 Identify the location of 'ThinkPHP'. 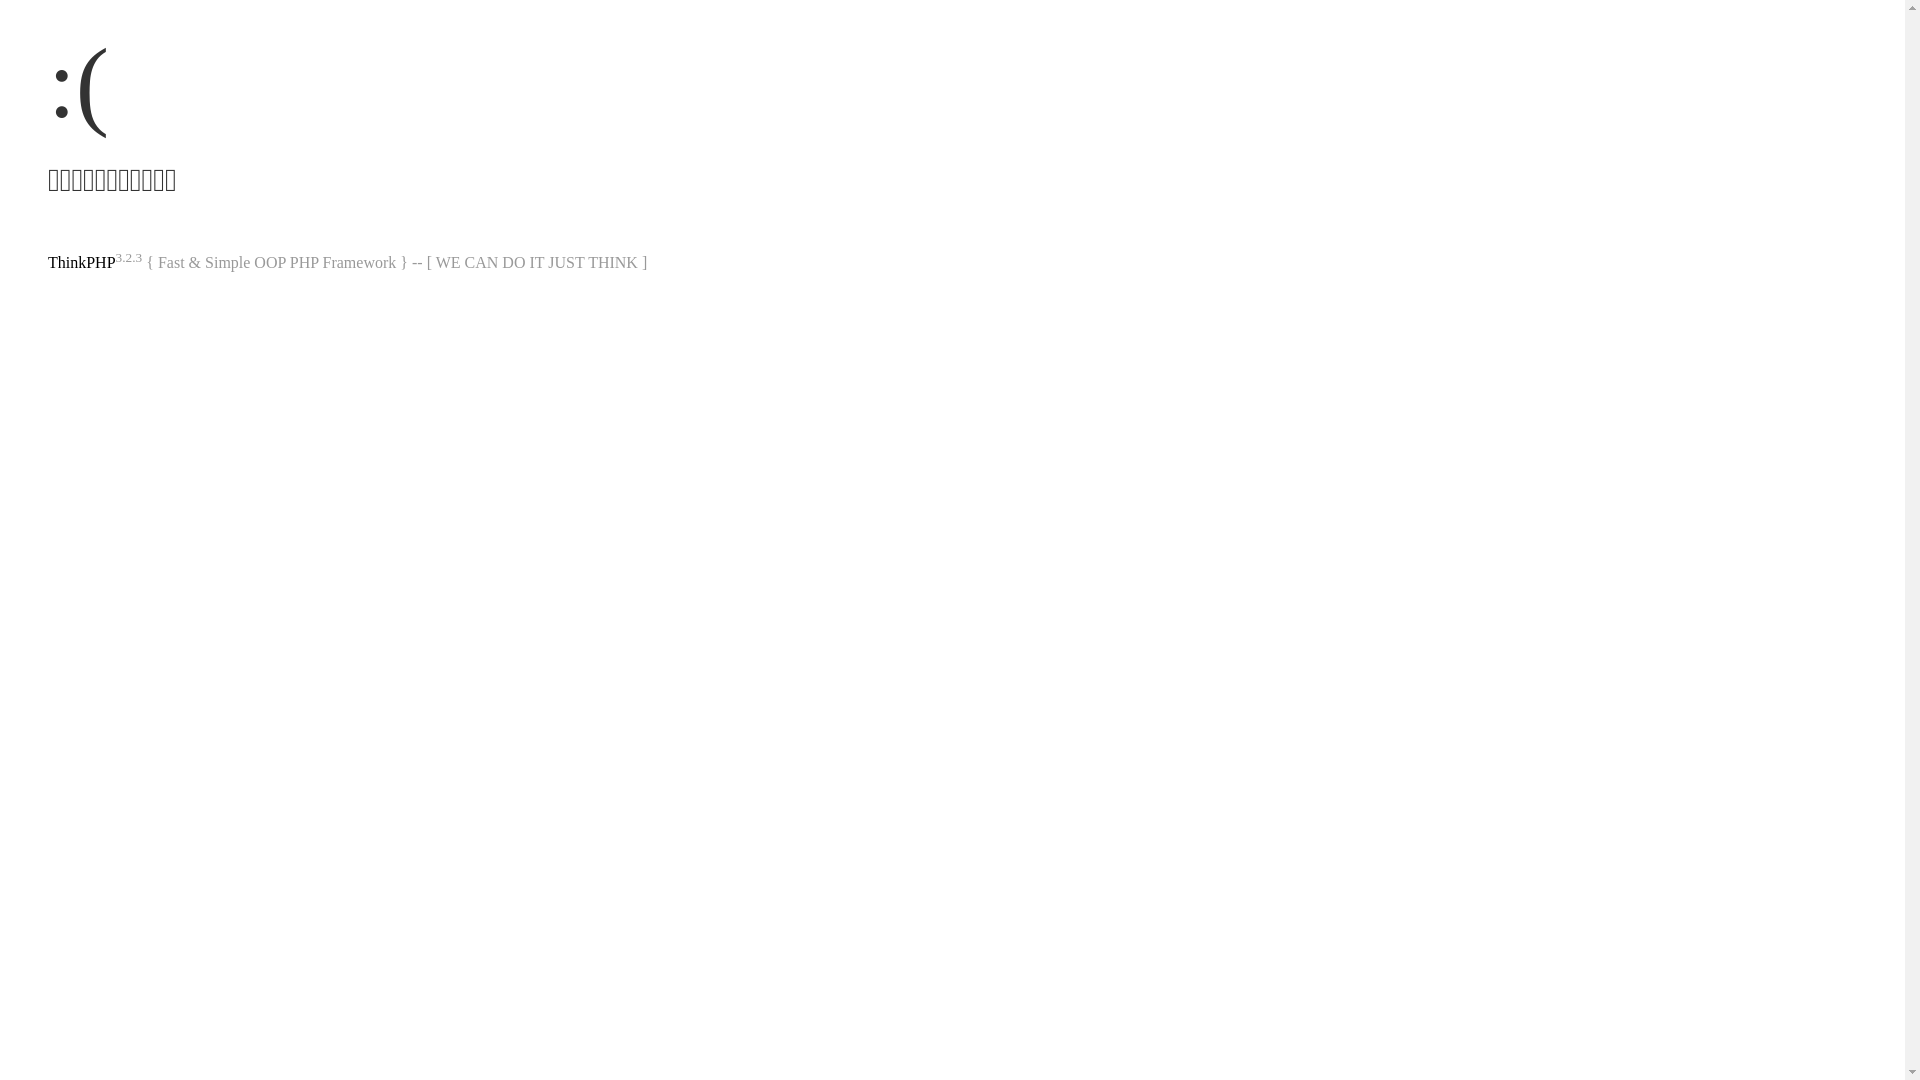
(80, 261).